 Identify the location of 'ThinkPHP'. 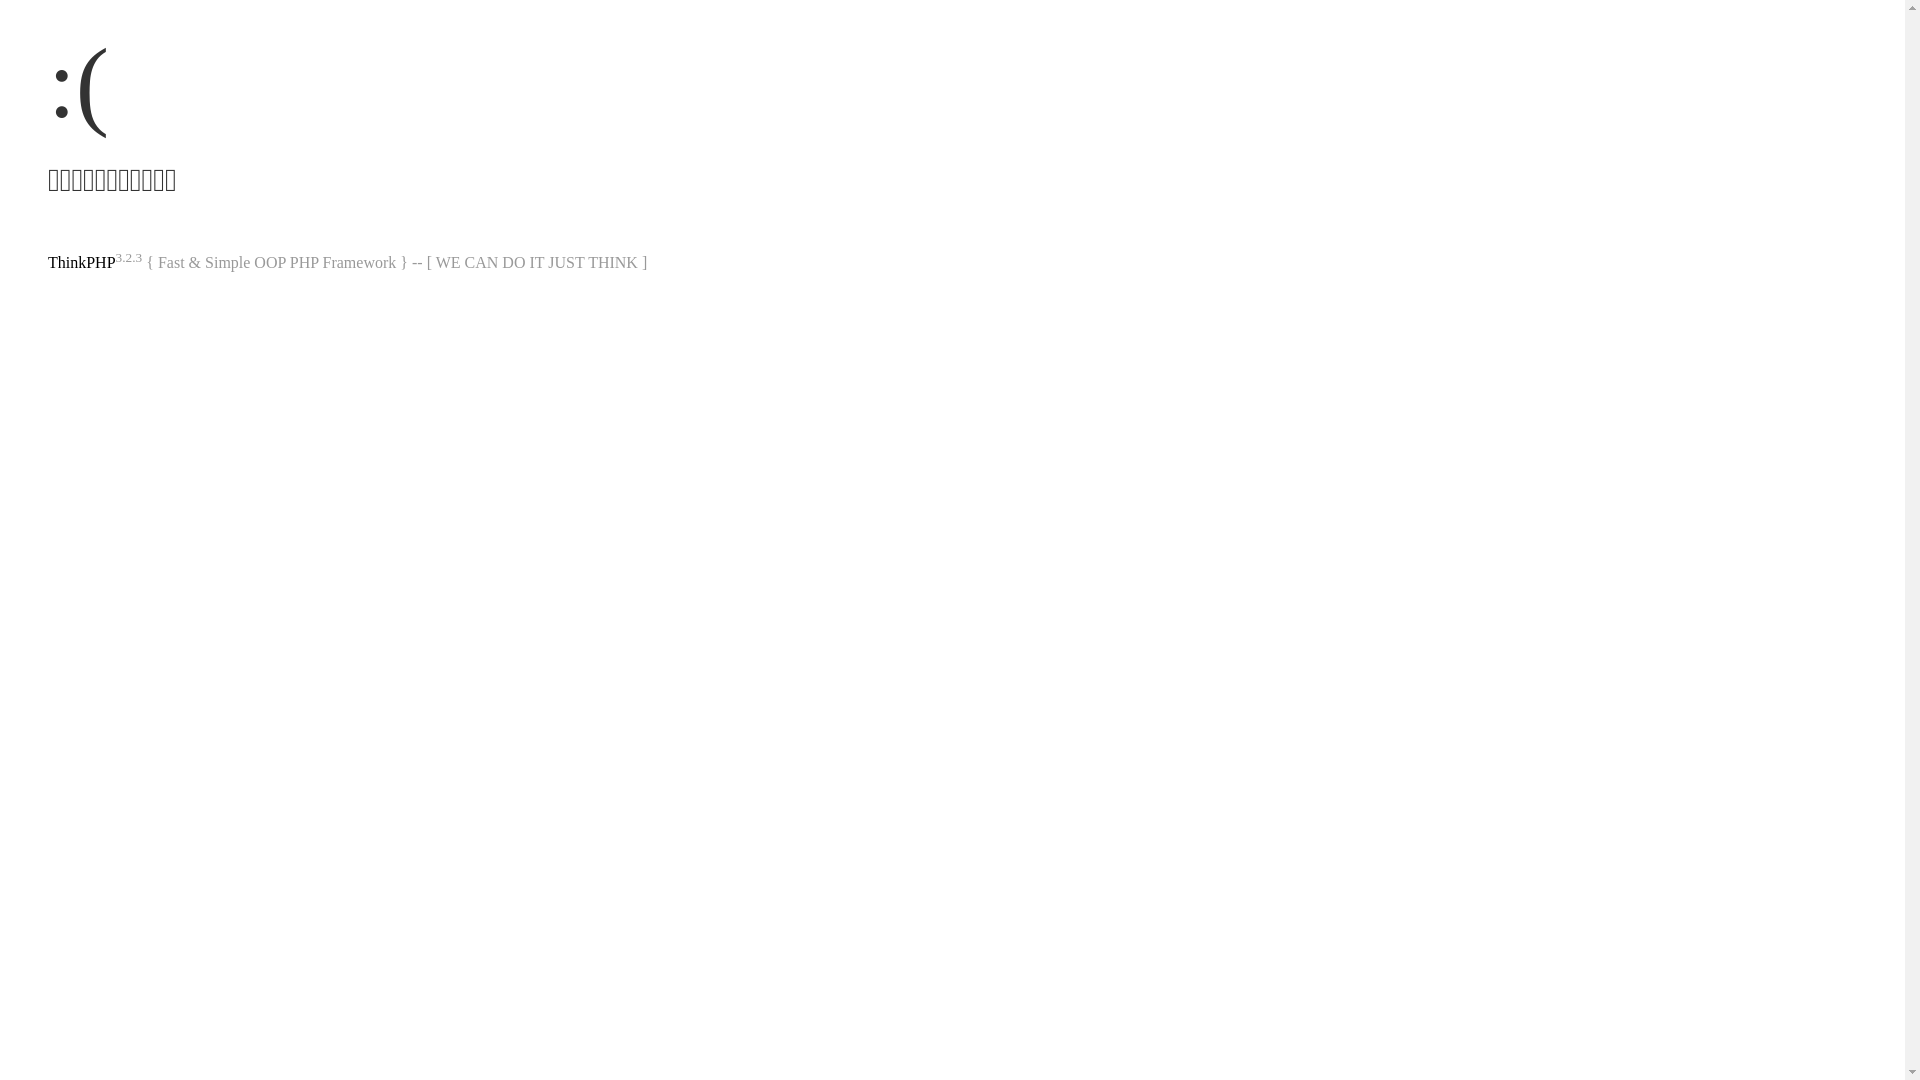
(80, 261).